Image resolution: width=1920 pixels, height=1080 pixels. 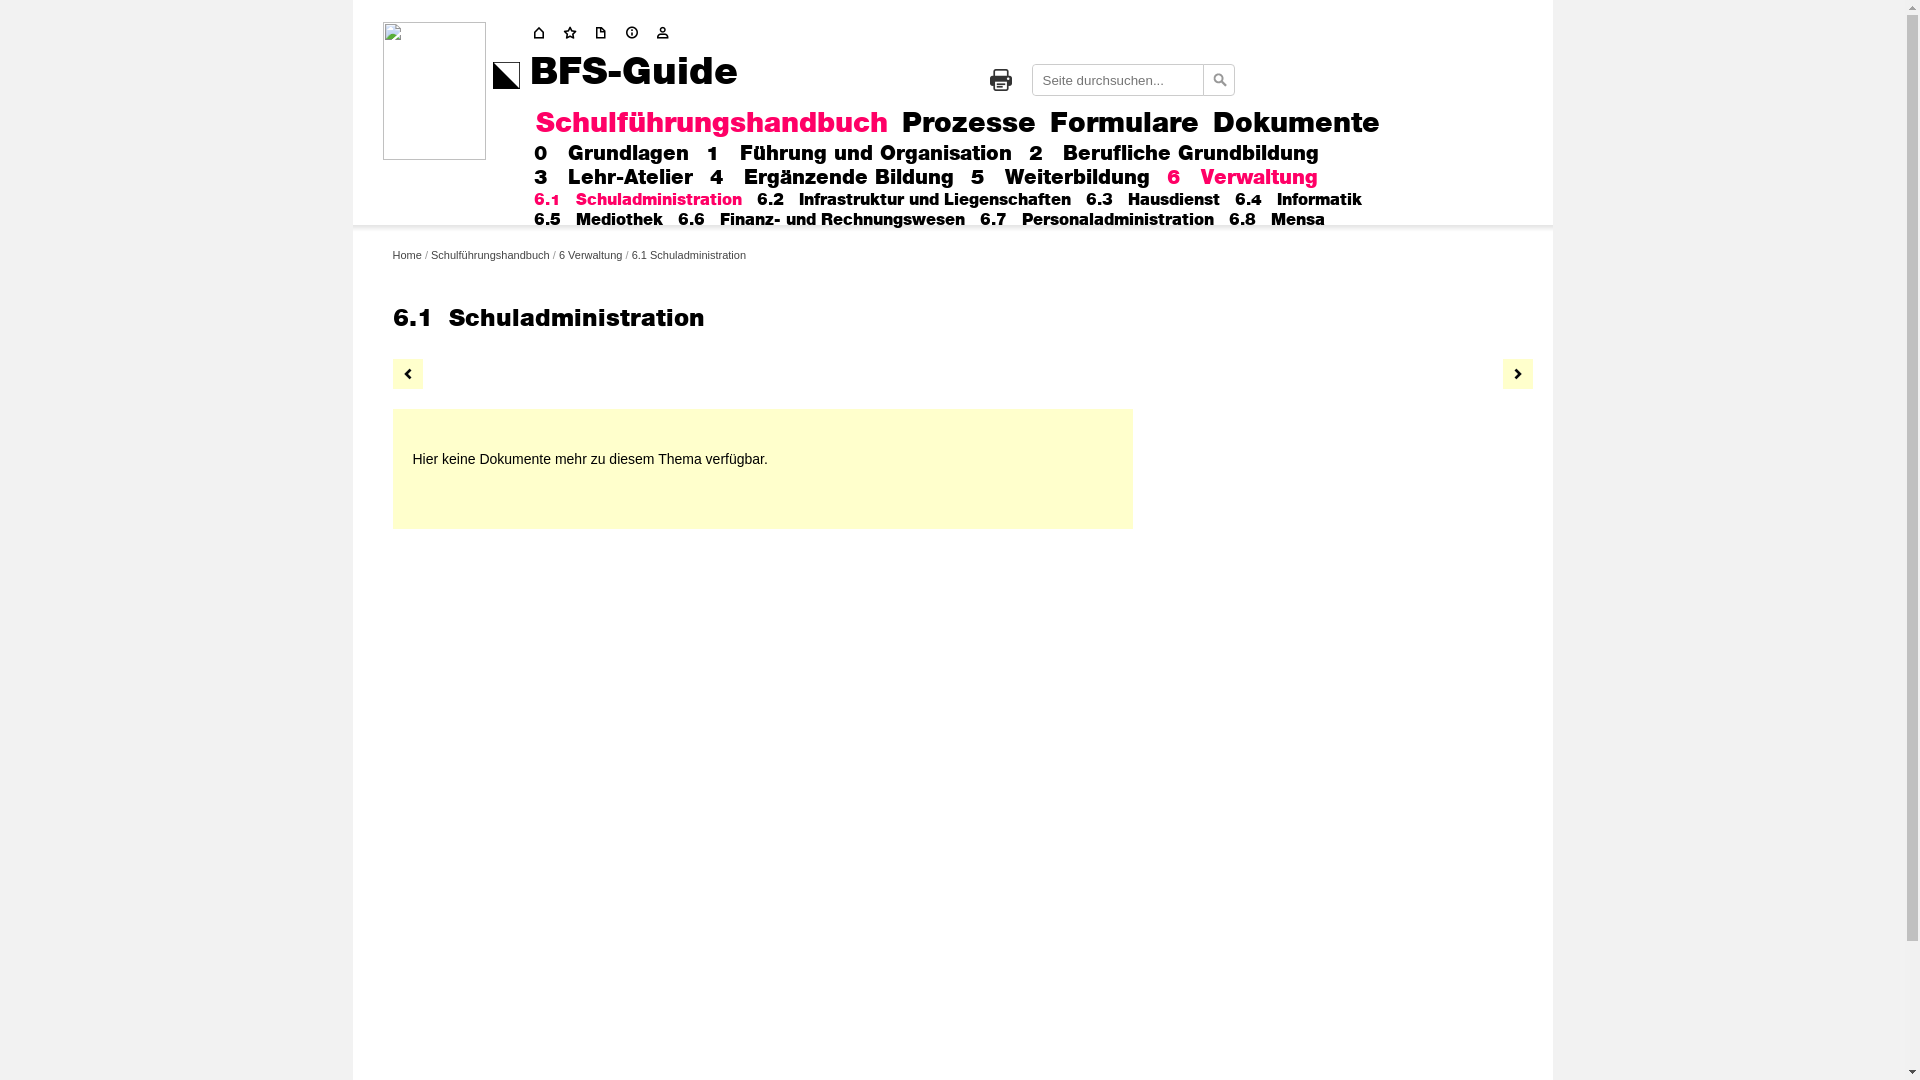 What do you see at coordinates (1295, 124) in the screenshot?
I see `'Dokumente'` at bounding box center [1295, 124].